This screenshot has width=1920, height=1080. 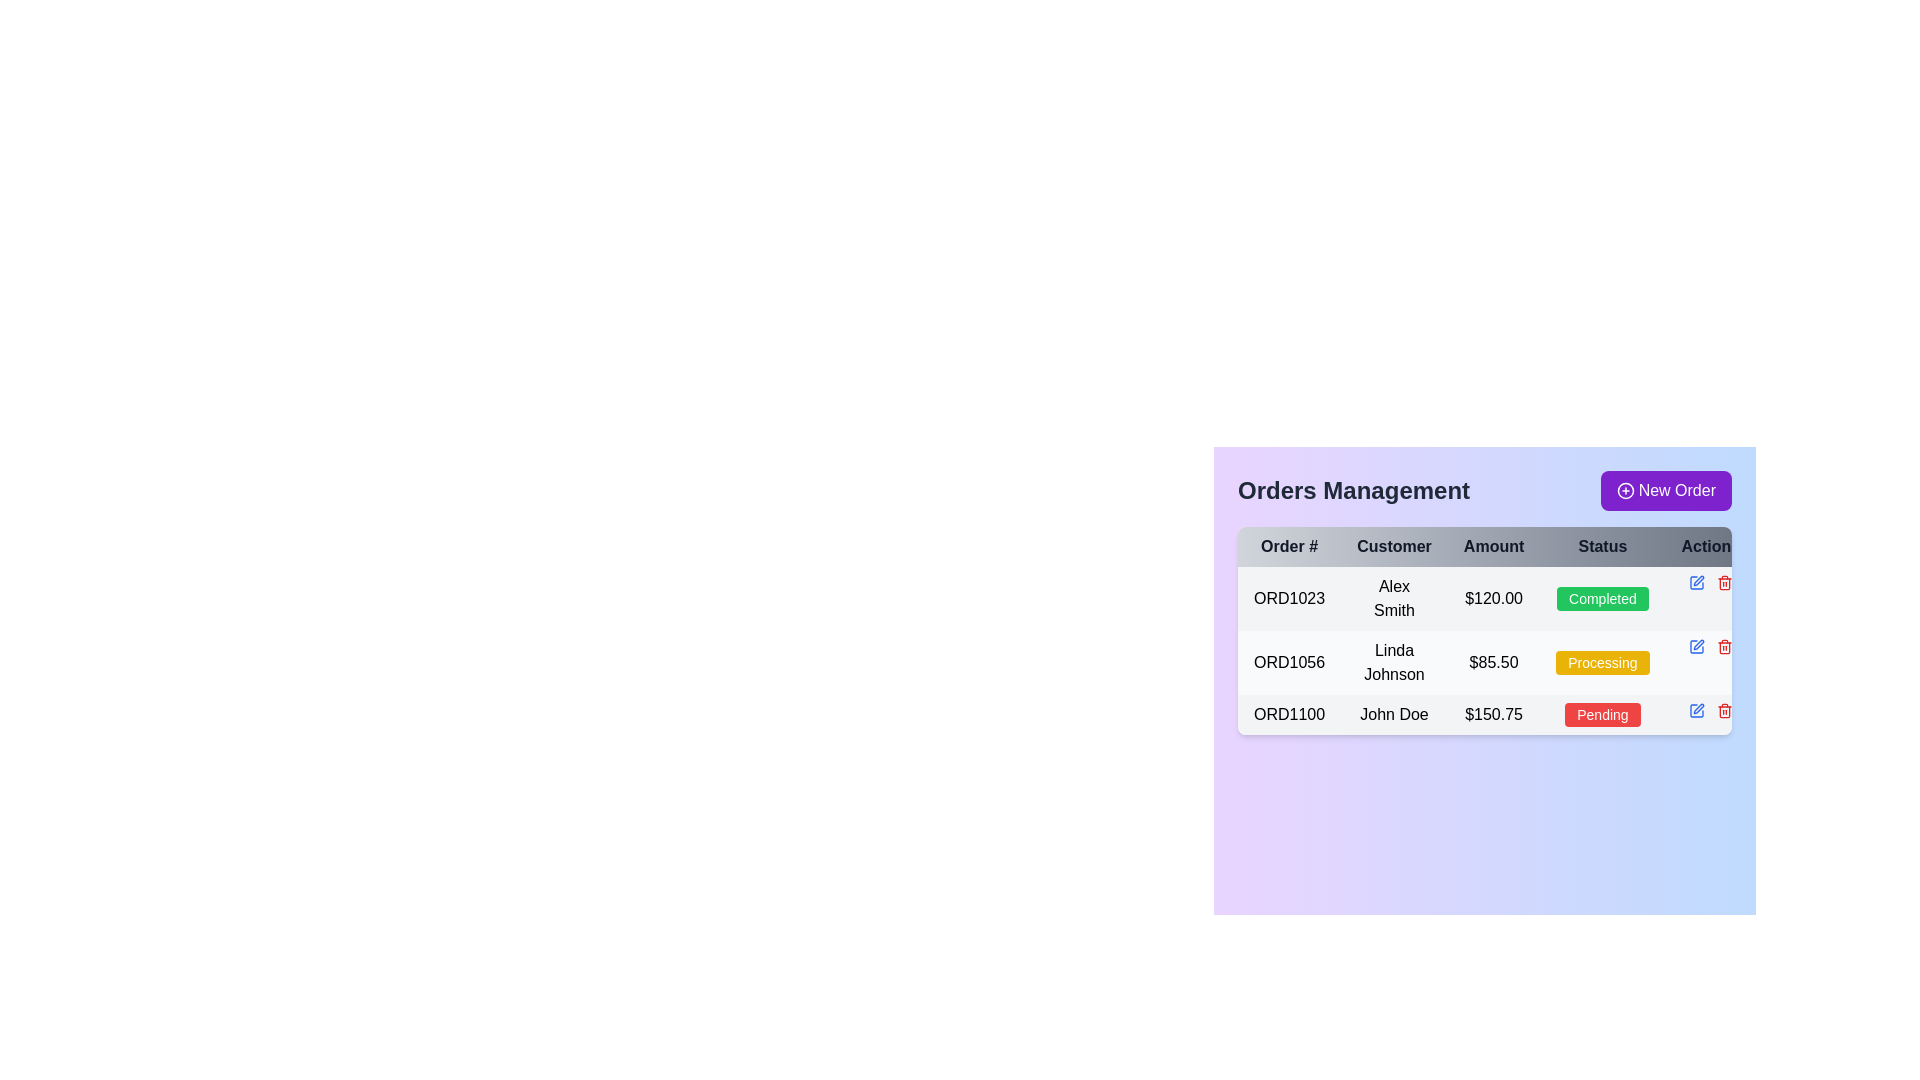 I want to click on the customer name label located in the 'Customer' column of the table for order 'ORD1100', so click(x=1393, y=713).